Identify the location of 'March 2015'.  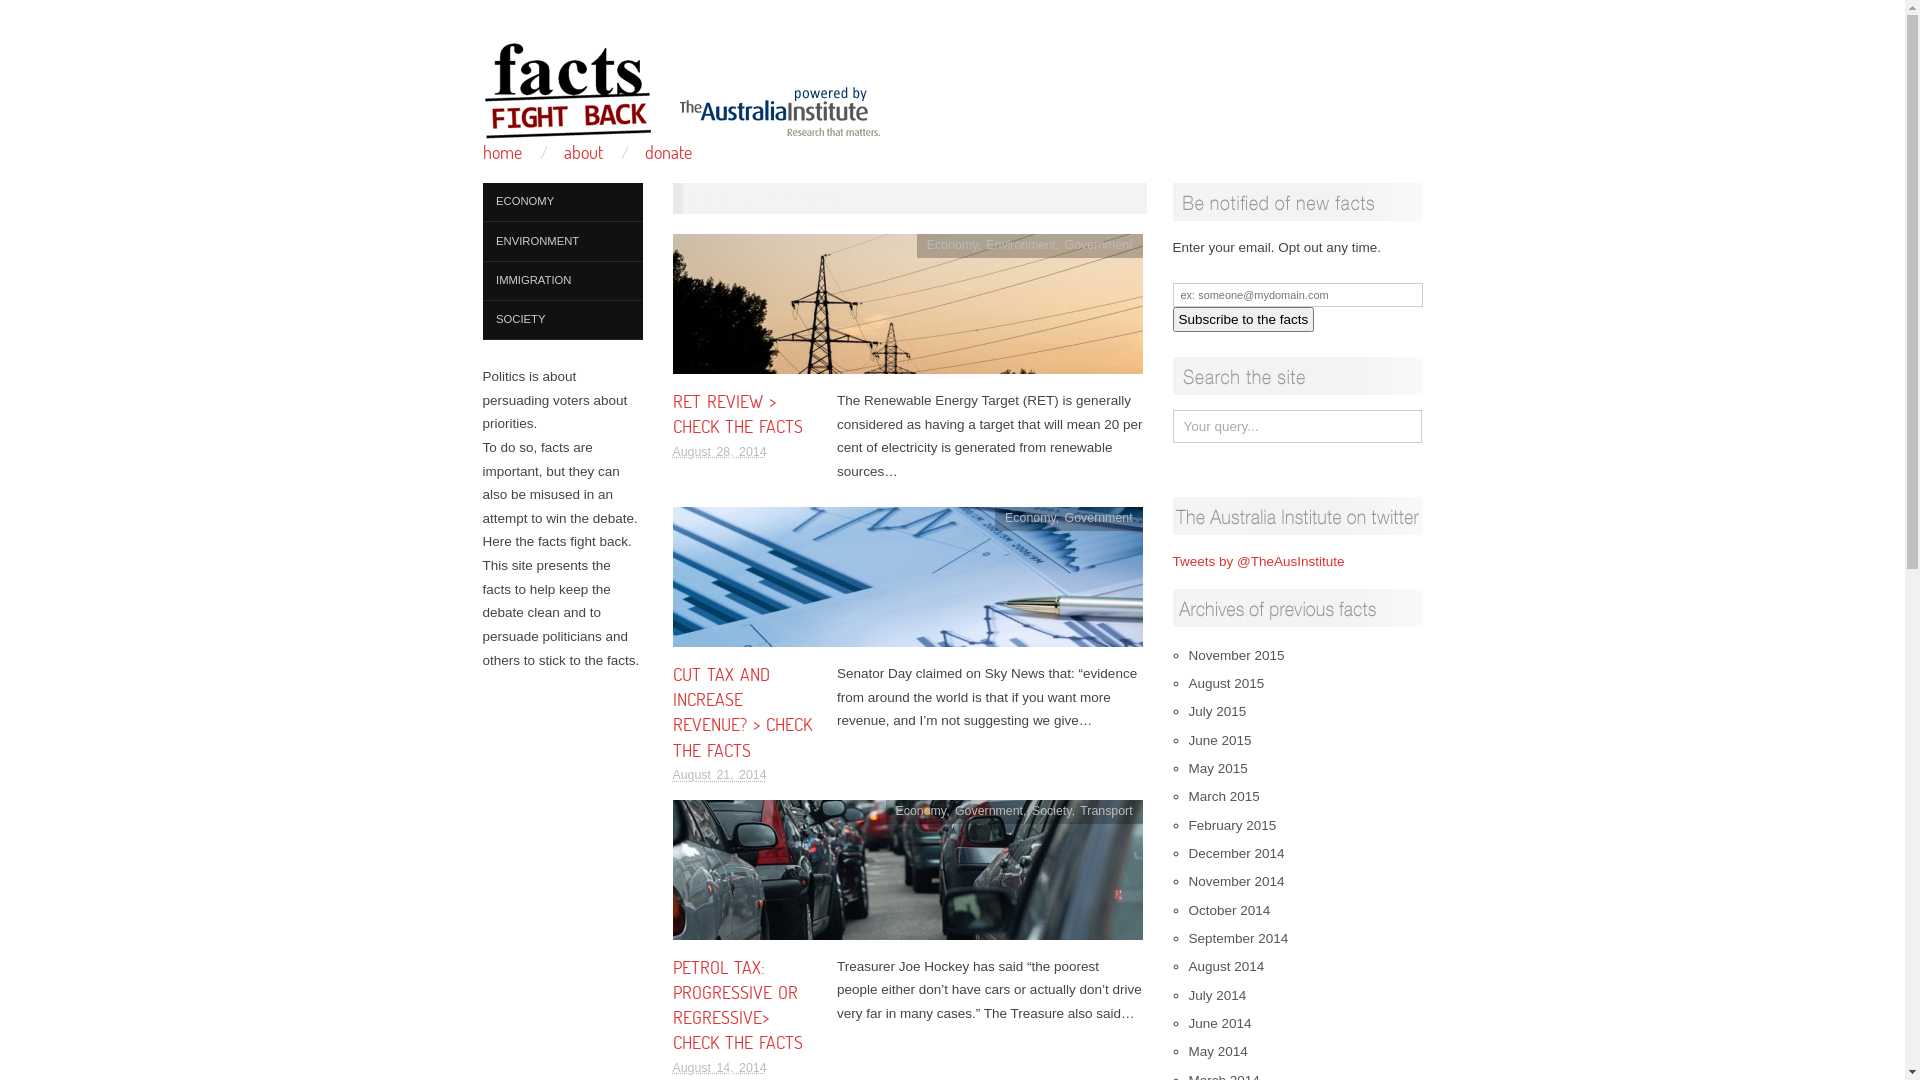
(1222, 795).